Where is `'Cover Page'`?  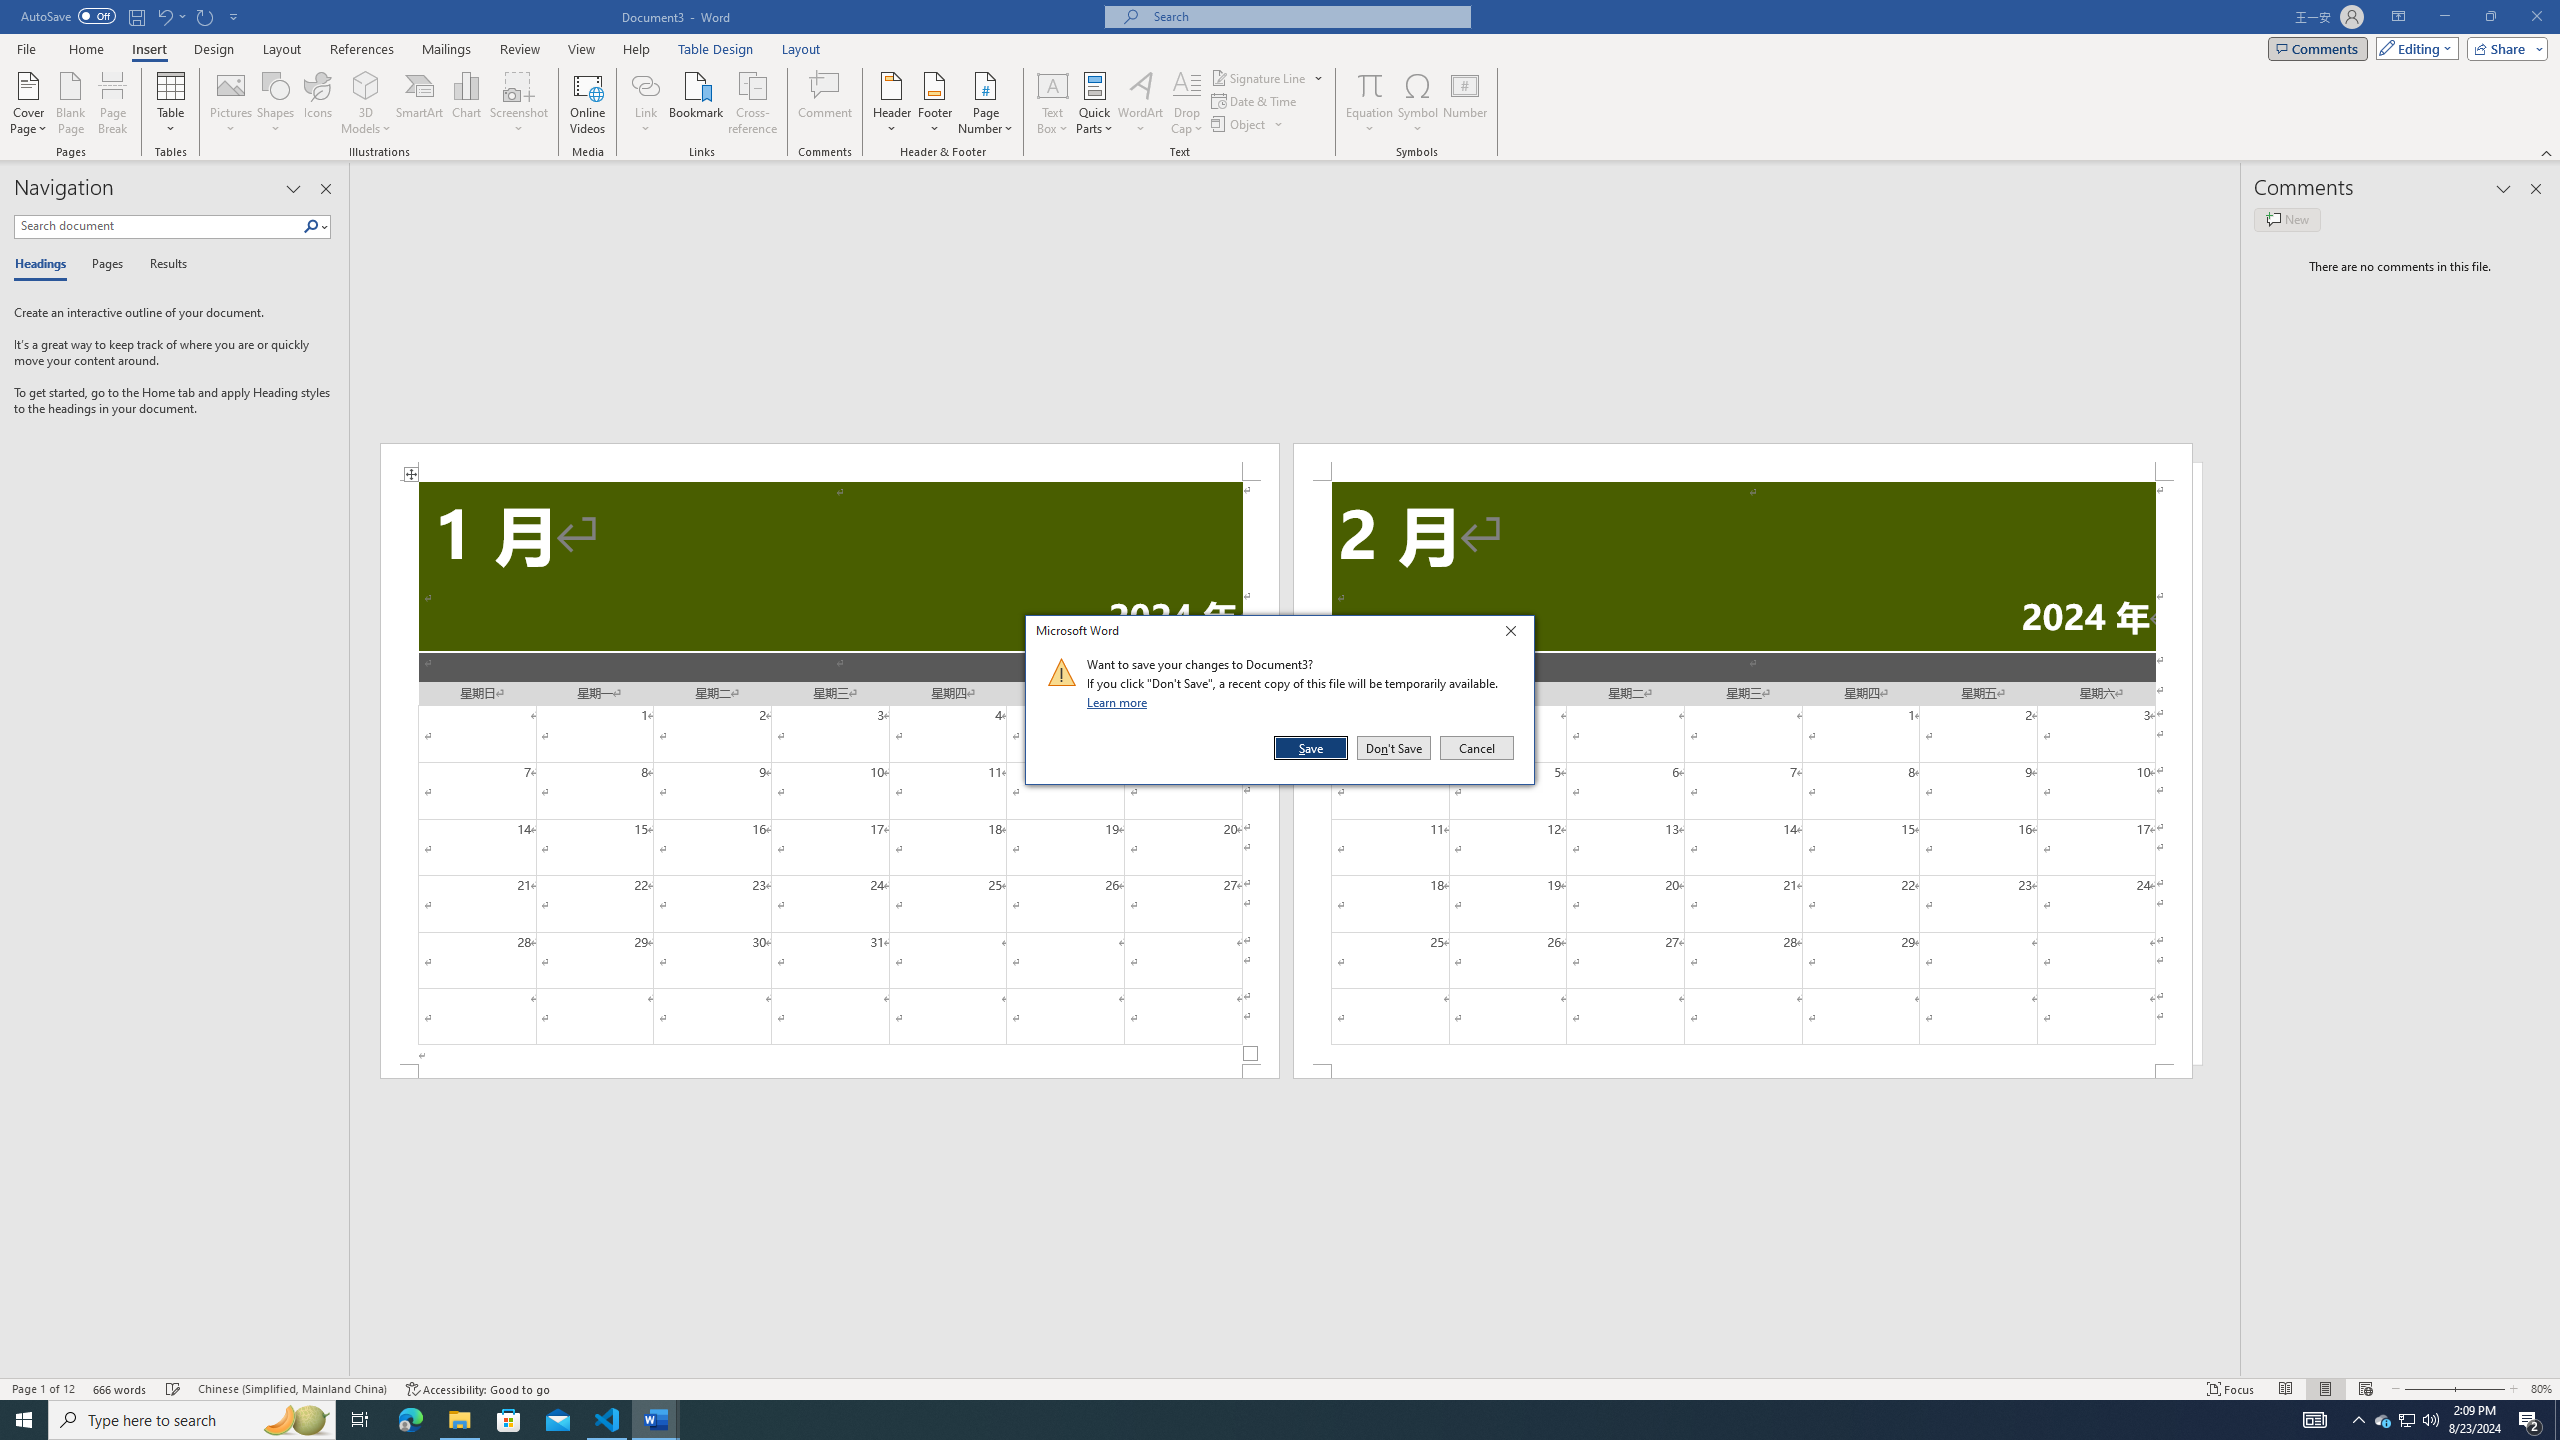 'Cover Page' is located at coordinates (28, 103).